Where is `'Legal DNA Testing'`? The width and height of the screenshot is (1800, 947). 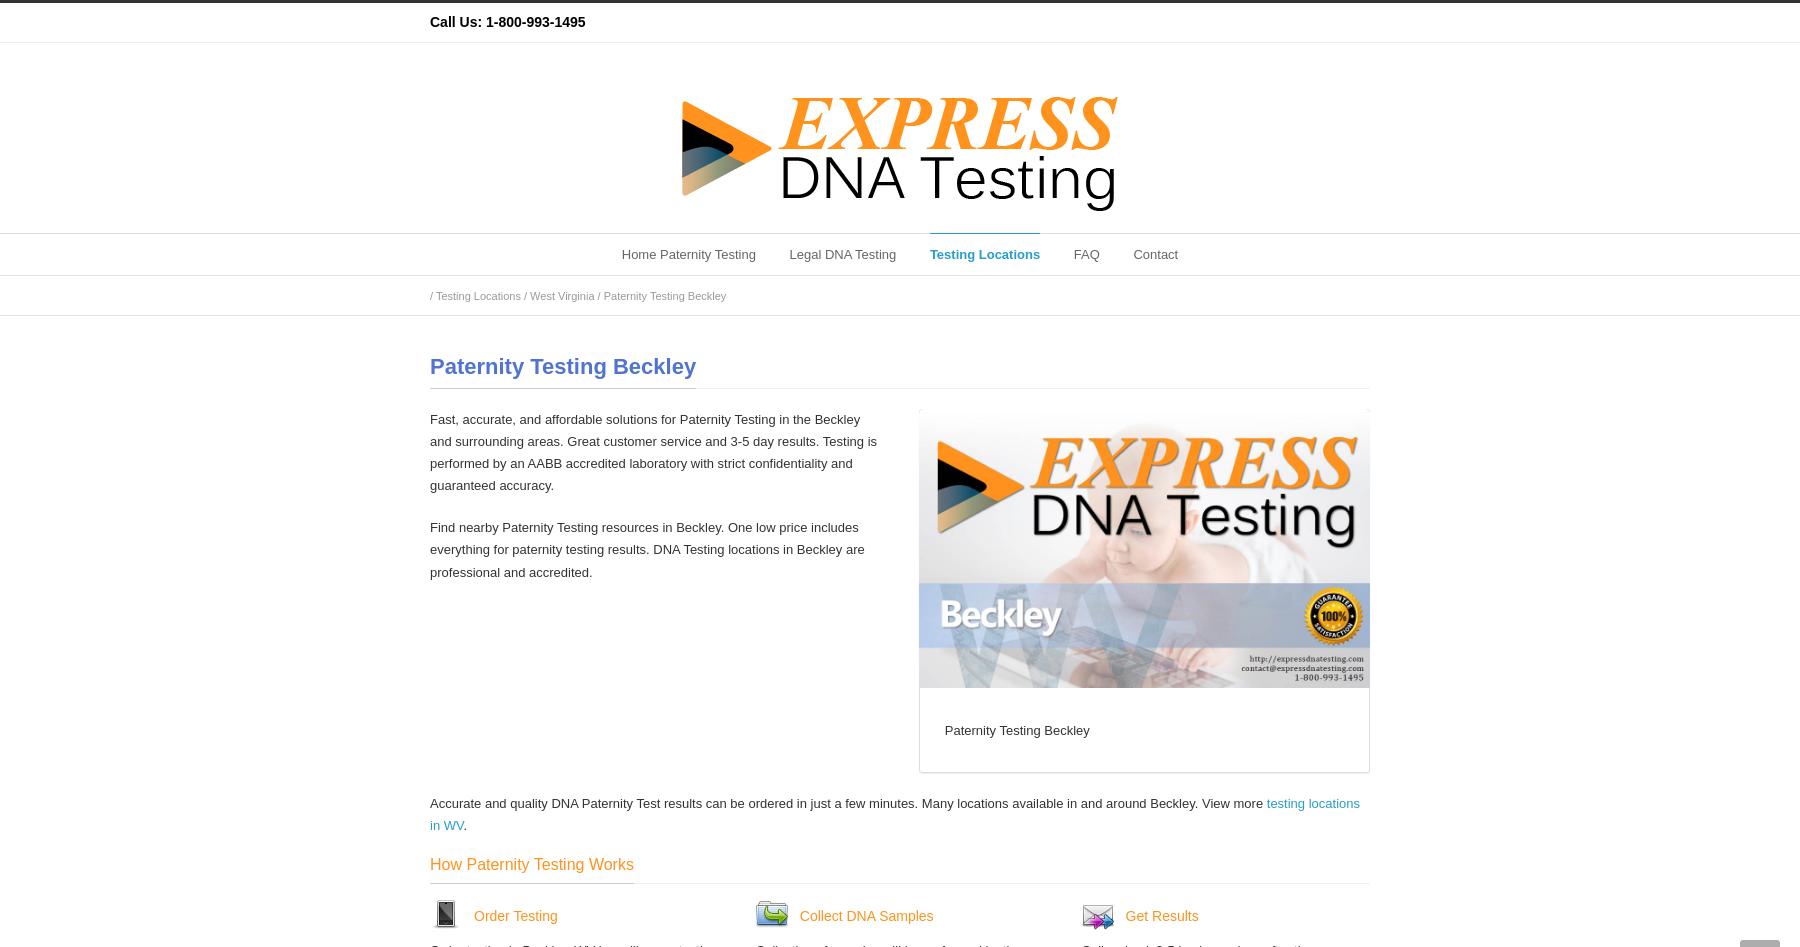 'Legal DNA Testing' is located at coordinates (842, 254).